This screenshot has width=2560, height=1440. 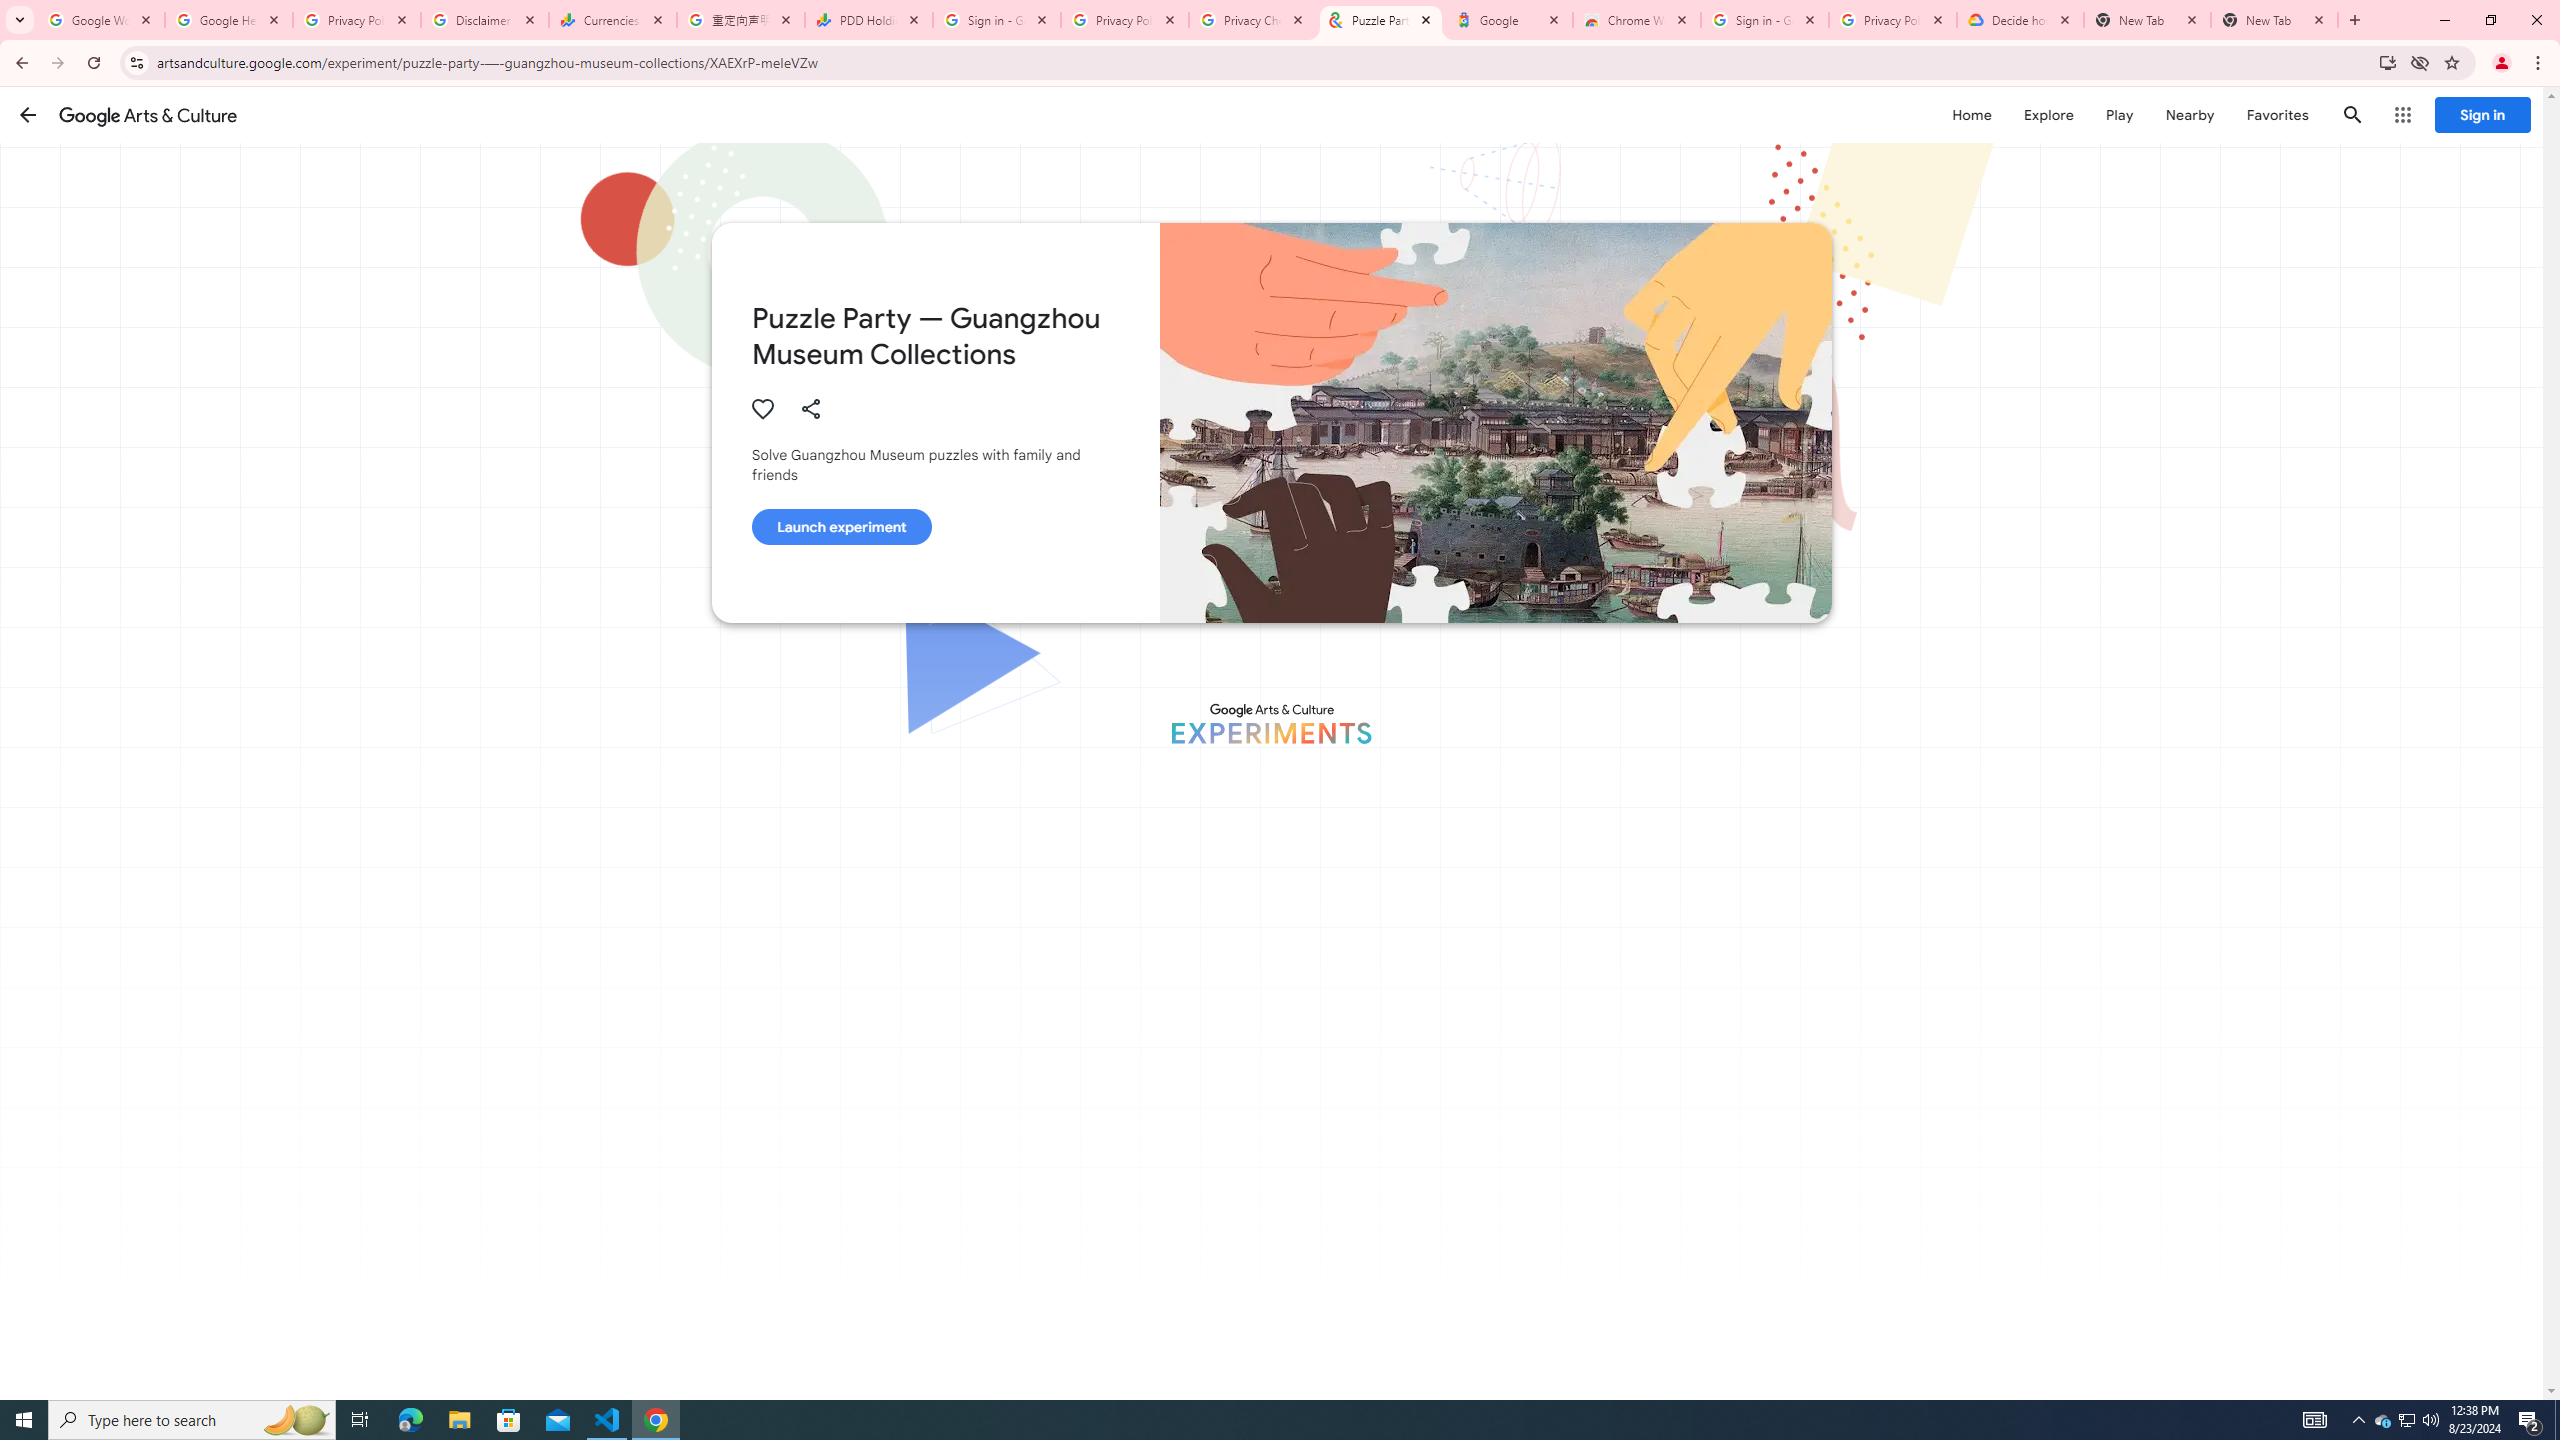 I want to click on 'Favorites', so click(x=2276, y=114).